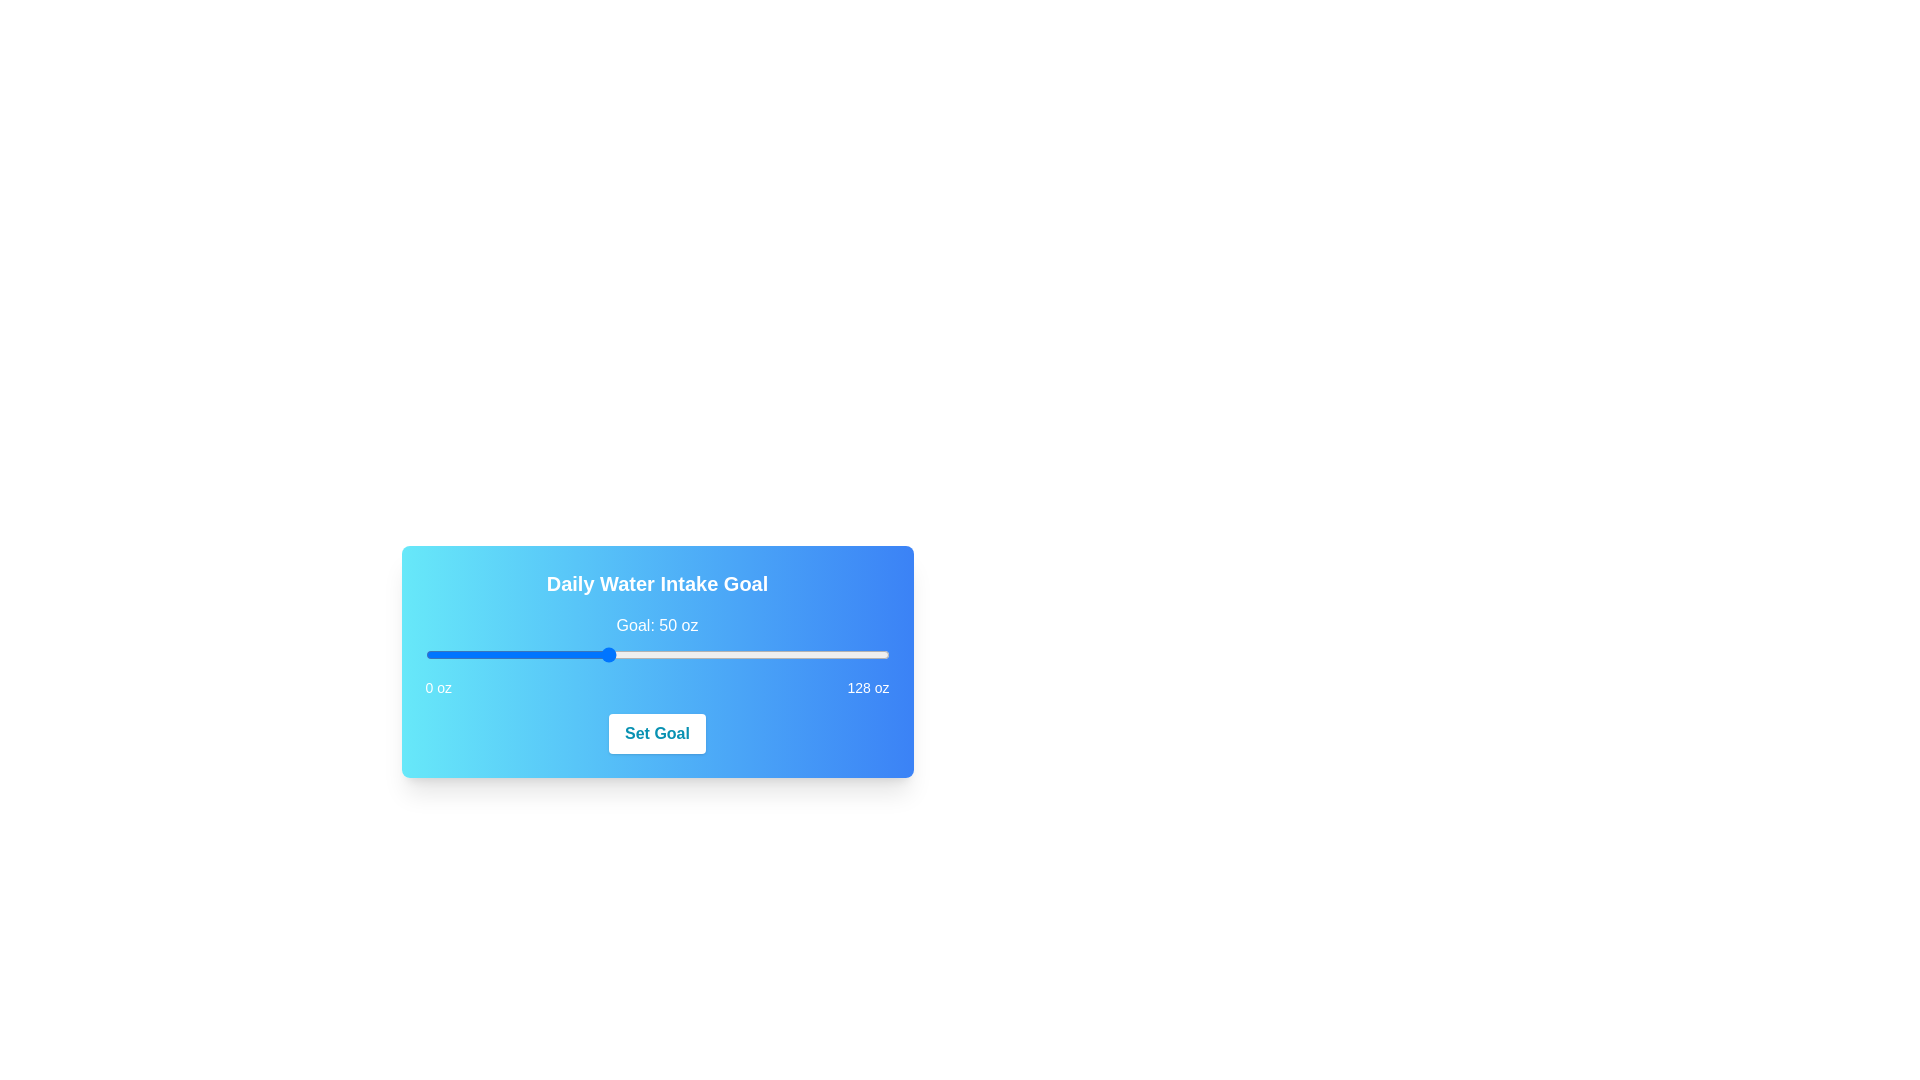 The width and height of the screenshot is (1920, 1080). I want to click on the slider to set the value to 58 oz, so click(634, 655).